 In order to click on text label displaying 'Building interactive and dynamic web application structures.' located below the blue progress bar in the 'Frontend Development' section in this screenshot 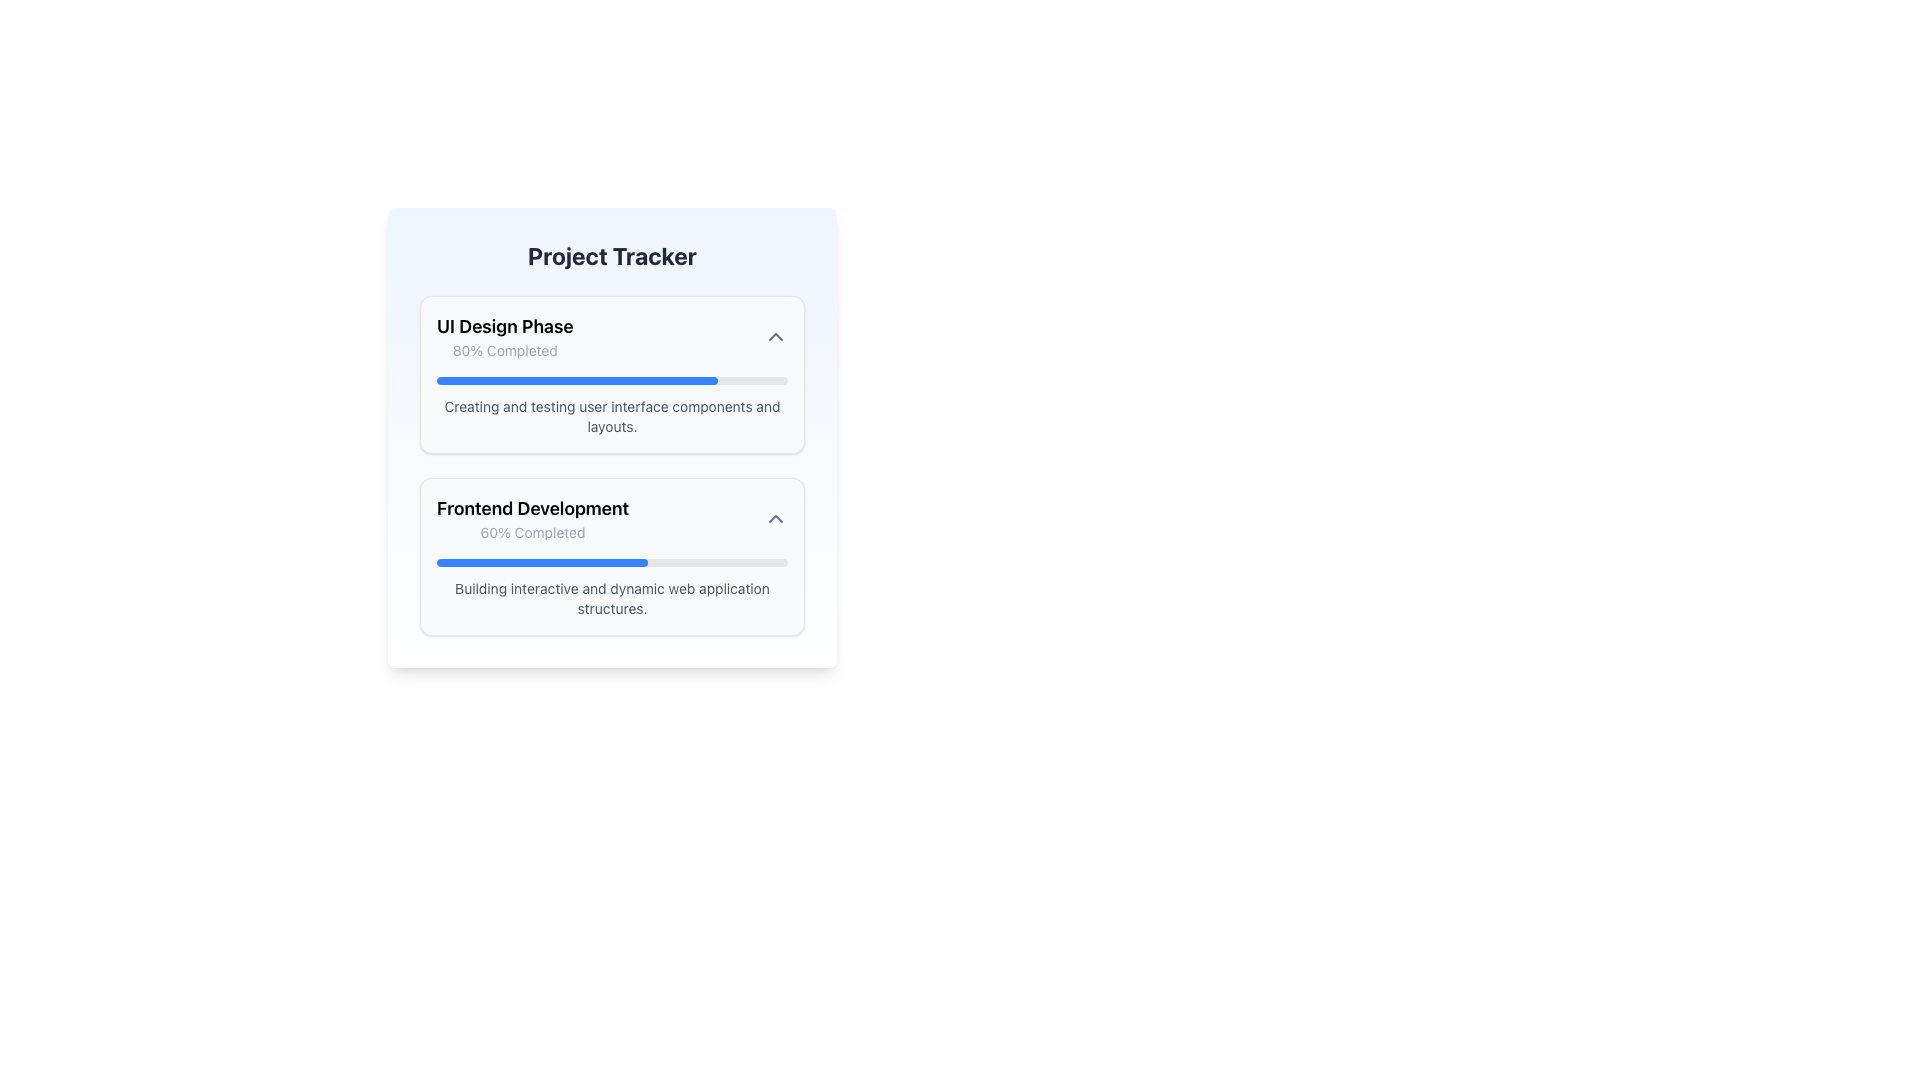, I will do `click(611, 597)`.